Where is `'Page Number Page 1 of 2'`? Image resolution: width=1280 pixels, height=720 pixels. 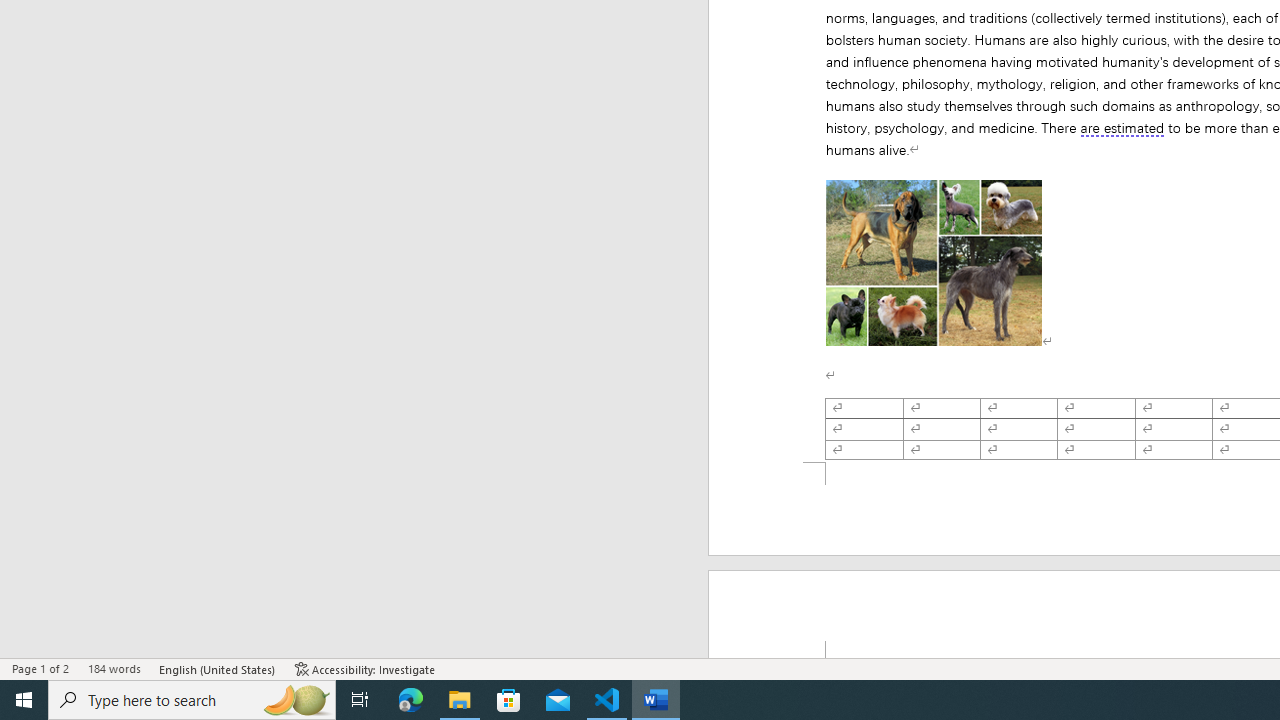 'Page Number Page 1 of 2' is located at coordinates (40, 669).